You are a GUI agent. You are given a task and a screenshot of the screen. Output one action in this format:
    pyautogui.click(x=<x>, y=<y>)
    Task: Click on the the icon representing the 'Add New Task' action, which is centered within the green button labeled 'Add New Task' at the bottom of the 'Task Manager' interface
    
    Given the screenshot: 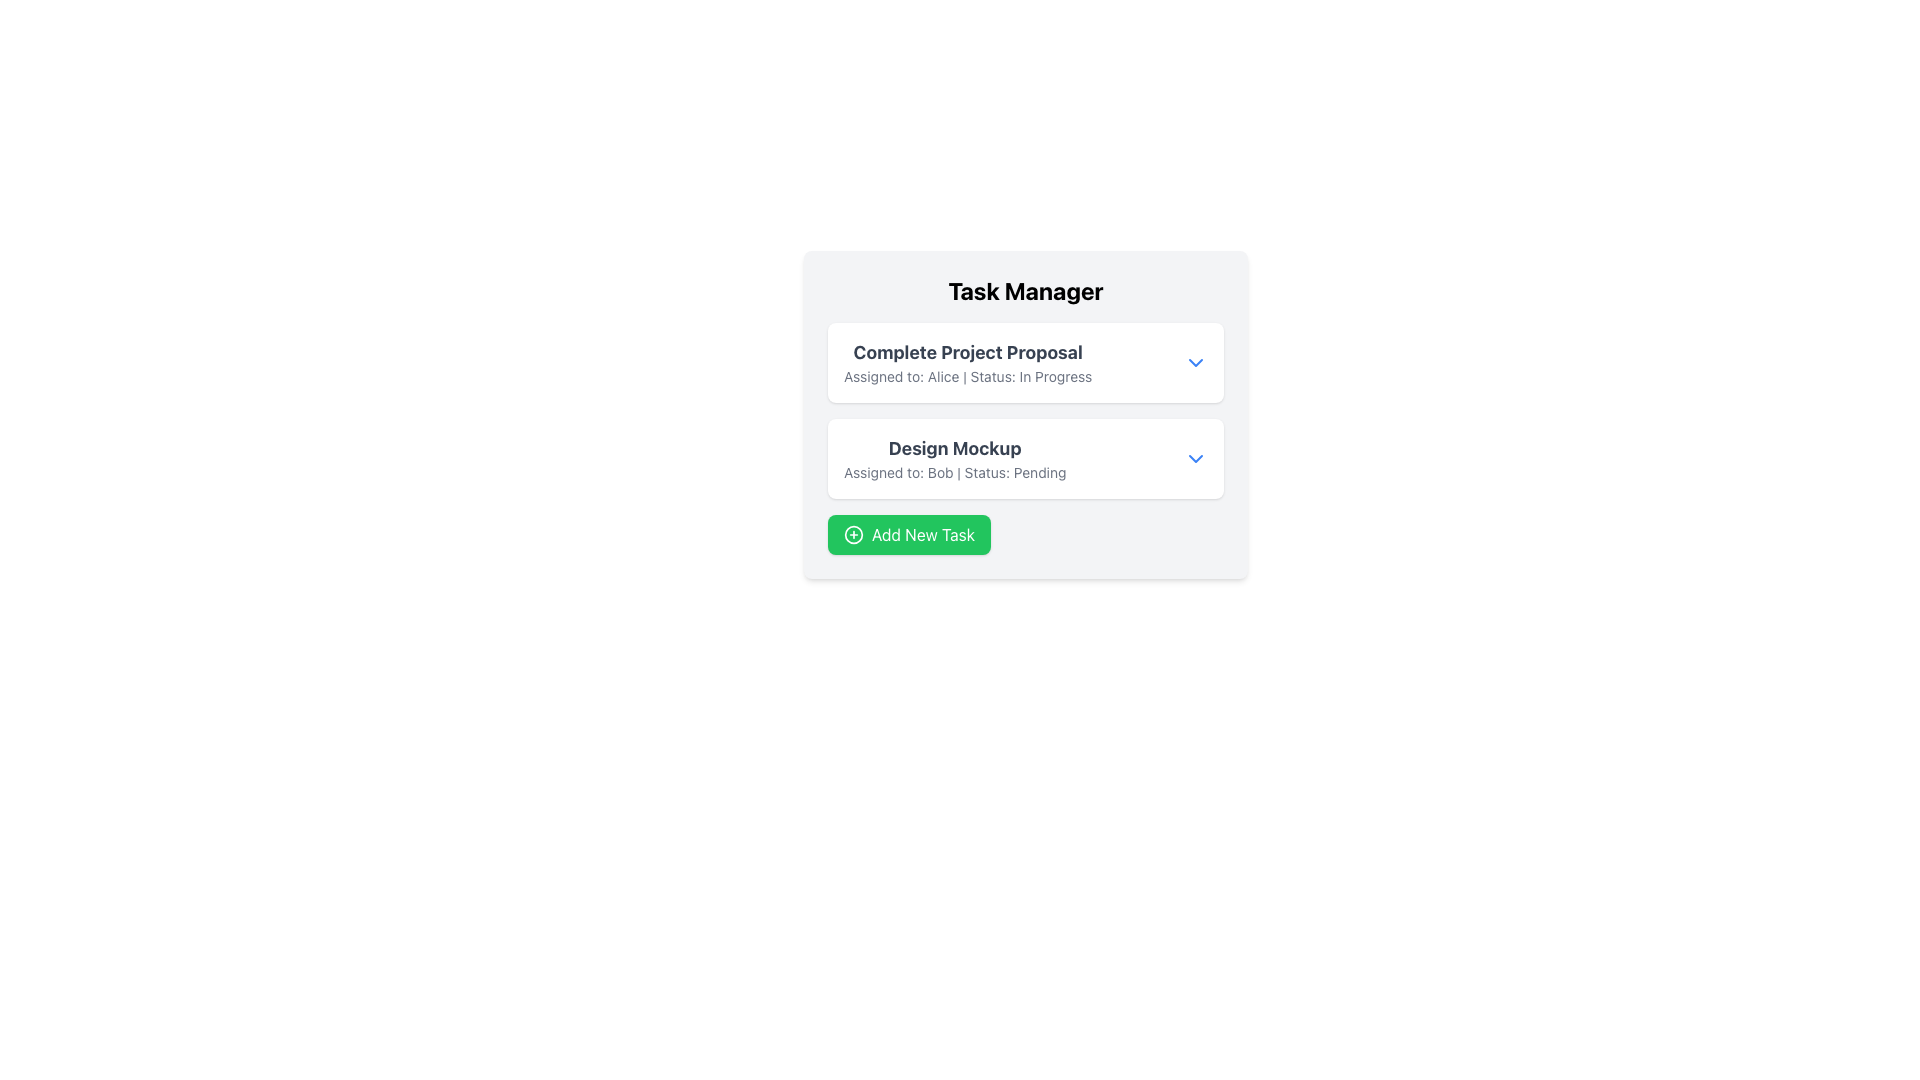 What is the action you would take?
    pyautogui.click(x=854, y=534)
    